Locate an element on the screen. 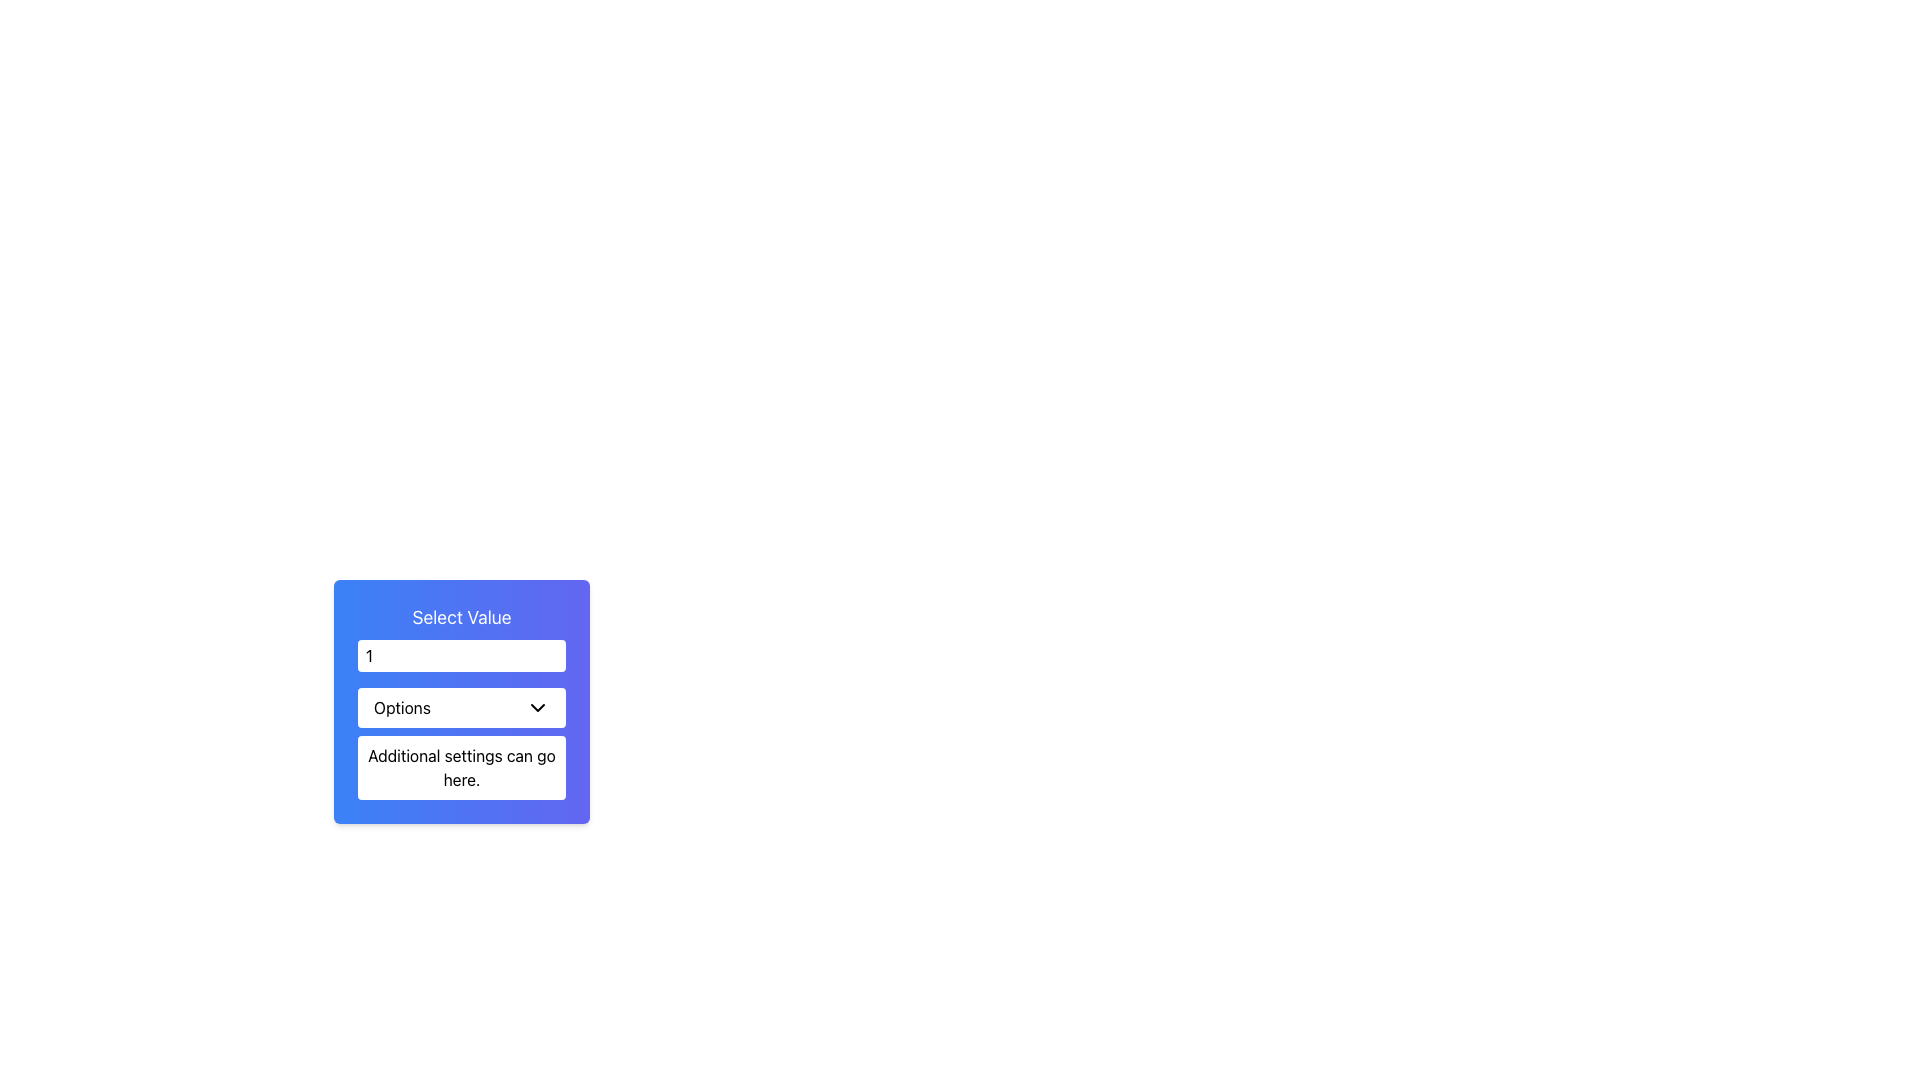 This screenshot has width=1920, height=1080. the 'Select Value' labeled numeric input field to focus and edit the numeric value is located at coordinates (460, 637).